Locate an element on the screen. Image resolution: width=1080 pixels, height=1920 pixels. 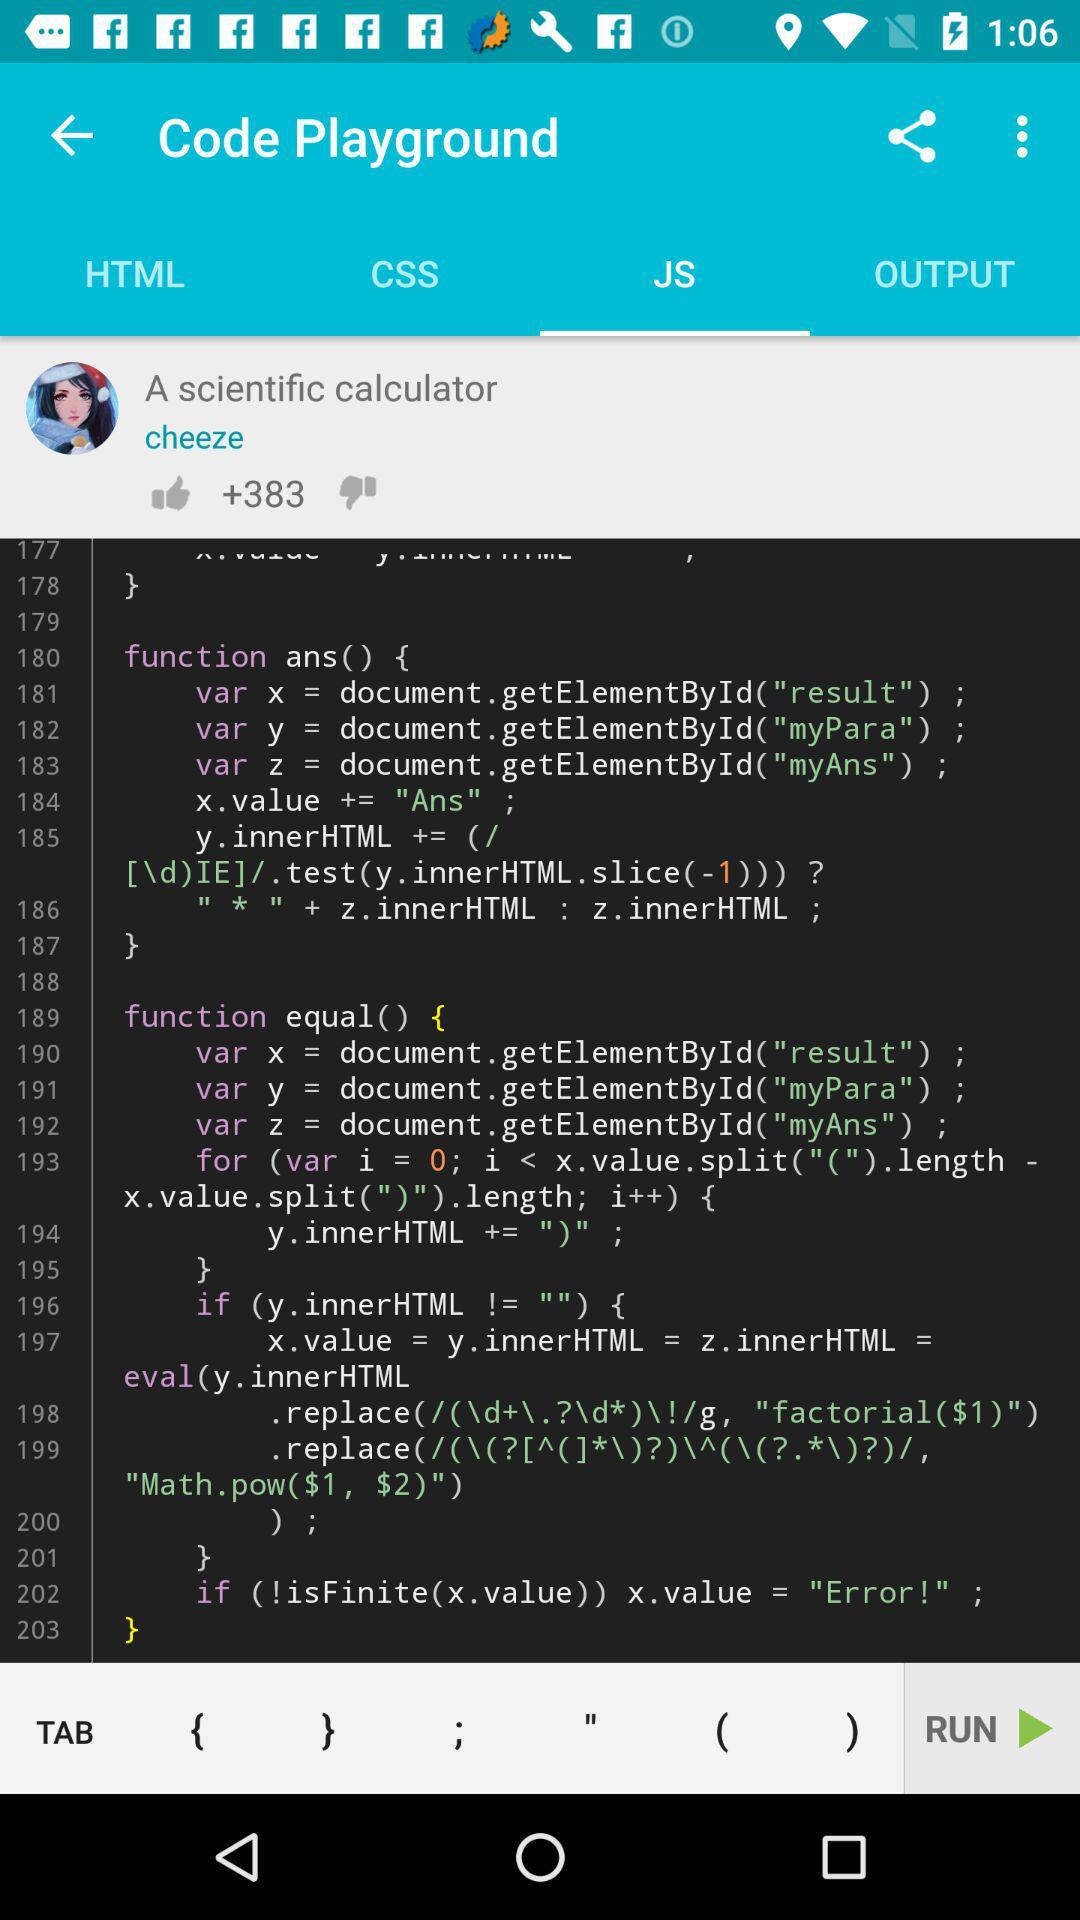
like this code is located at coordinates (169, 492).